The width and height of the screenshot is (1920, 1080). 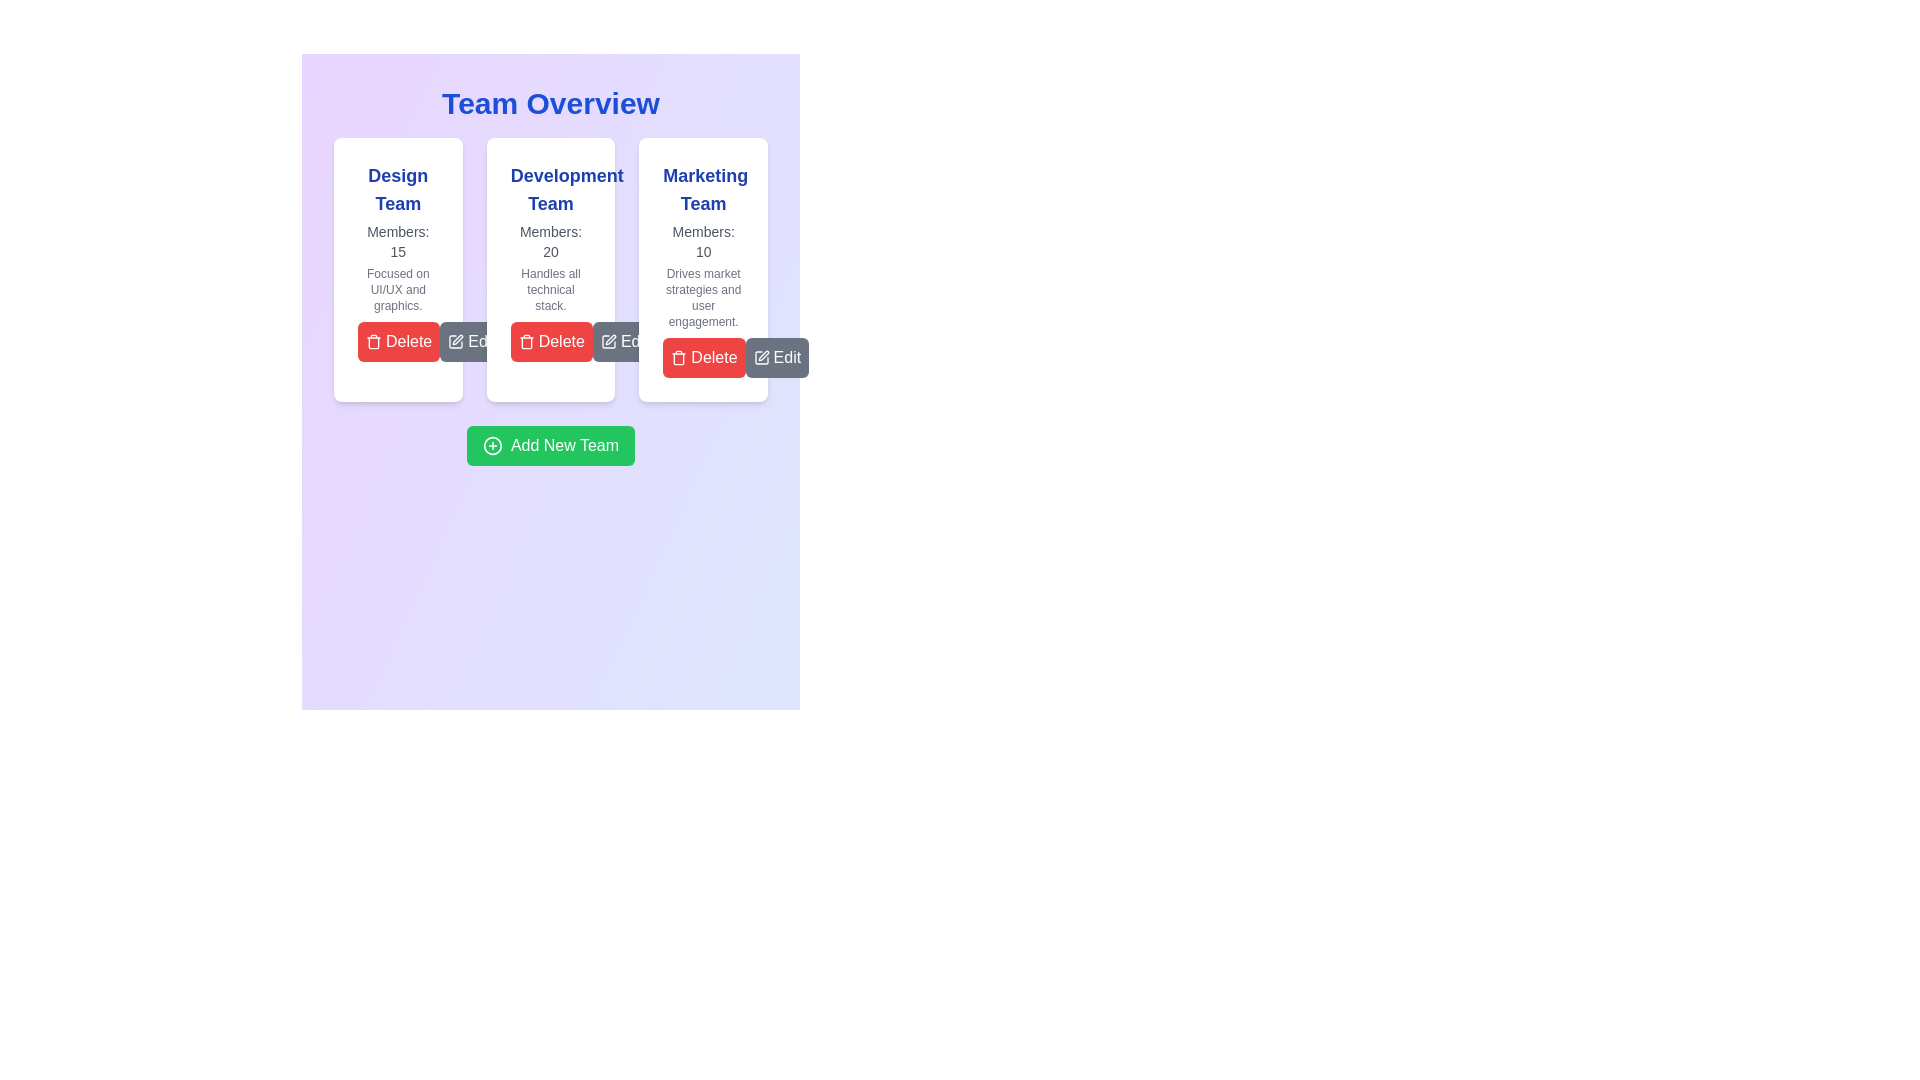 I want to click on the square-shaped pen icon located on the 'Edit' button with a gray background and white text, adjacent to the 'Delete' button below the 'Marketing Team' card in the last column of the Team Overview section to trigger visual feedback, so click(x=760, y=357).